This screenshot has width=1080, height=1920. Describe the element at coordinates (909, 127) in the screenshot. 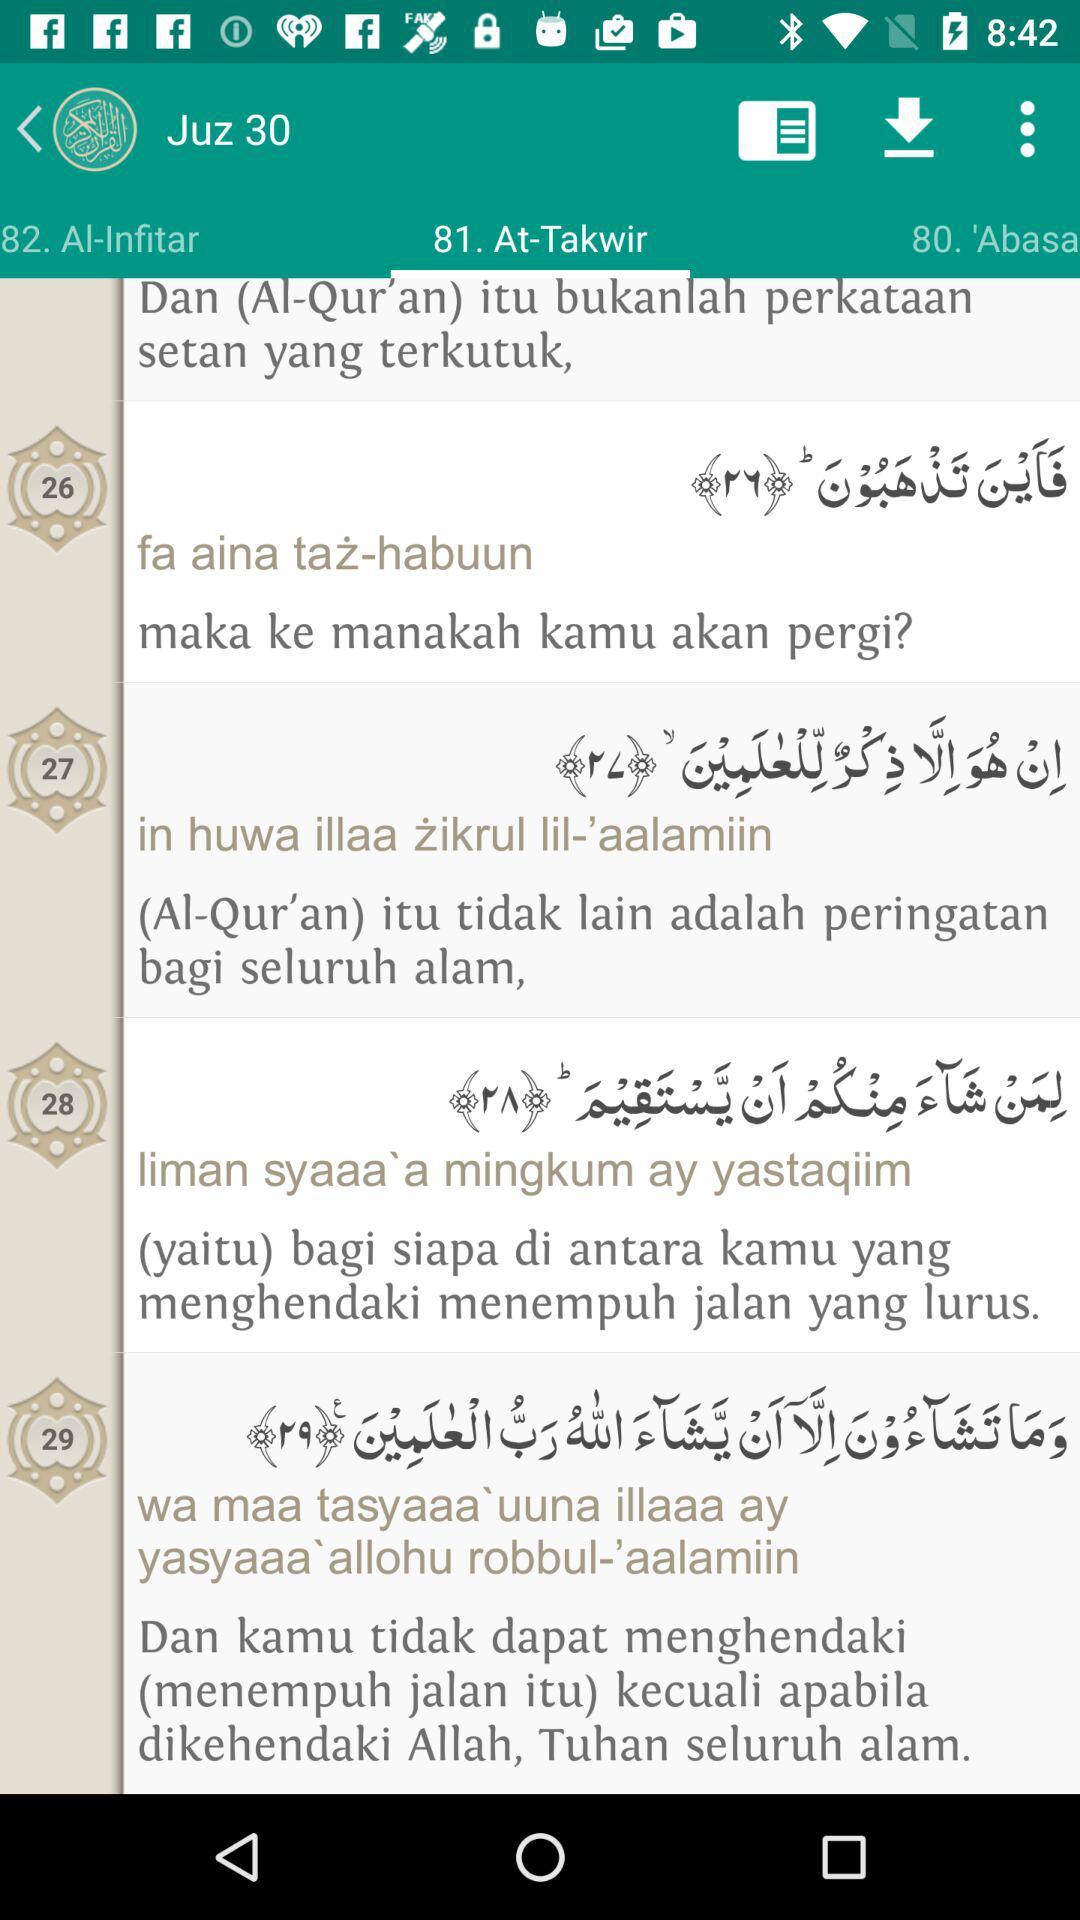

I see `the file_download icon` at that location.